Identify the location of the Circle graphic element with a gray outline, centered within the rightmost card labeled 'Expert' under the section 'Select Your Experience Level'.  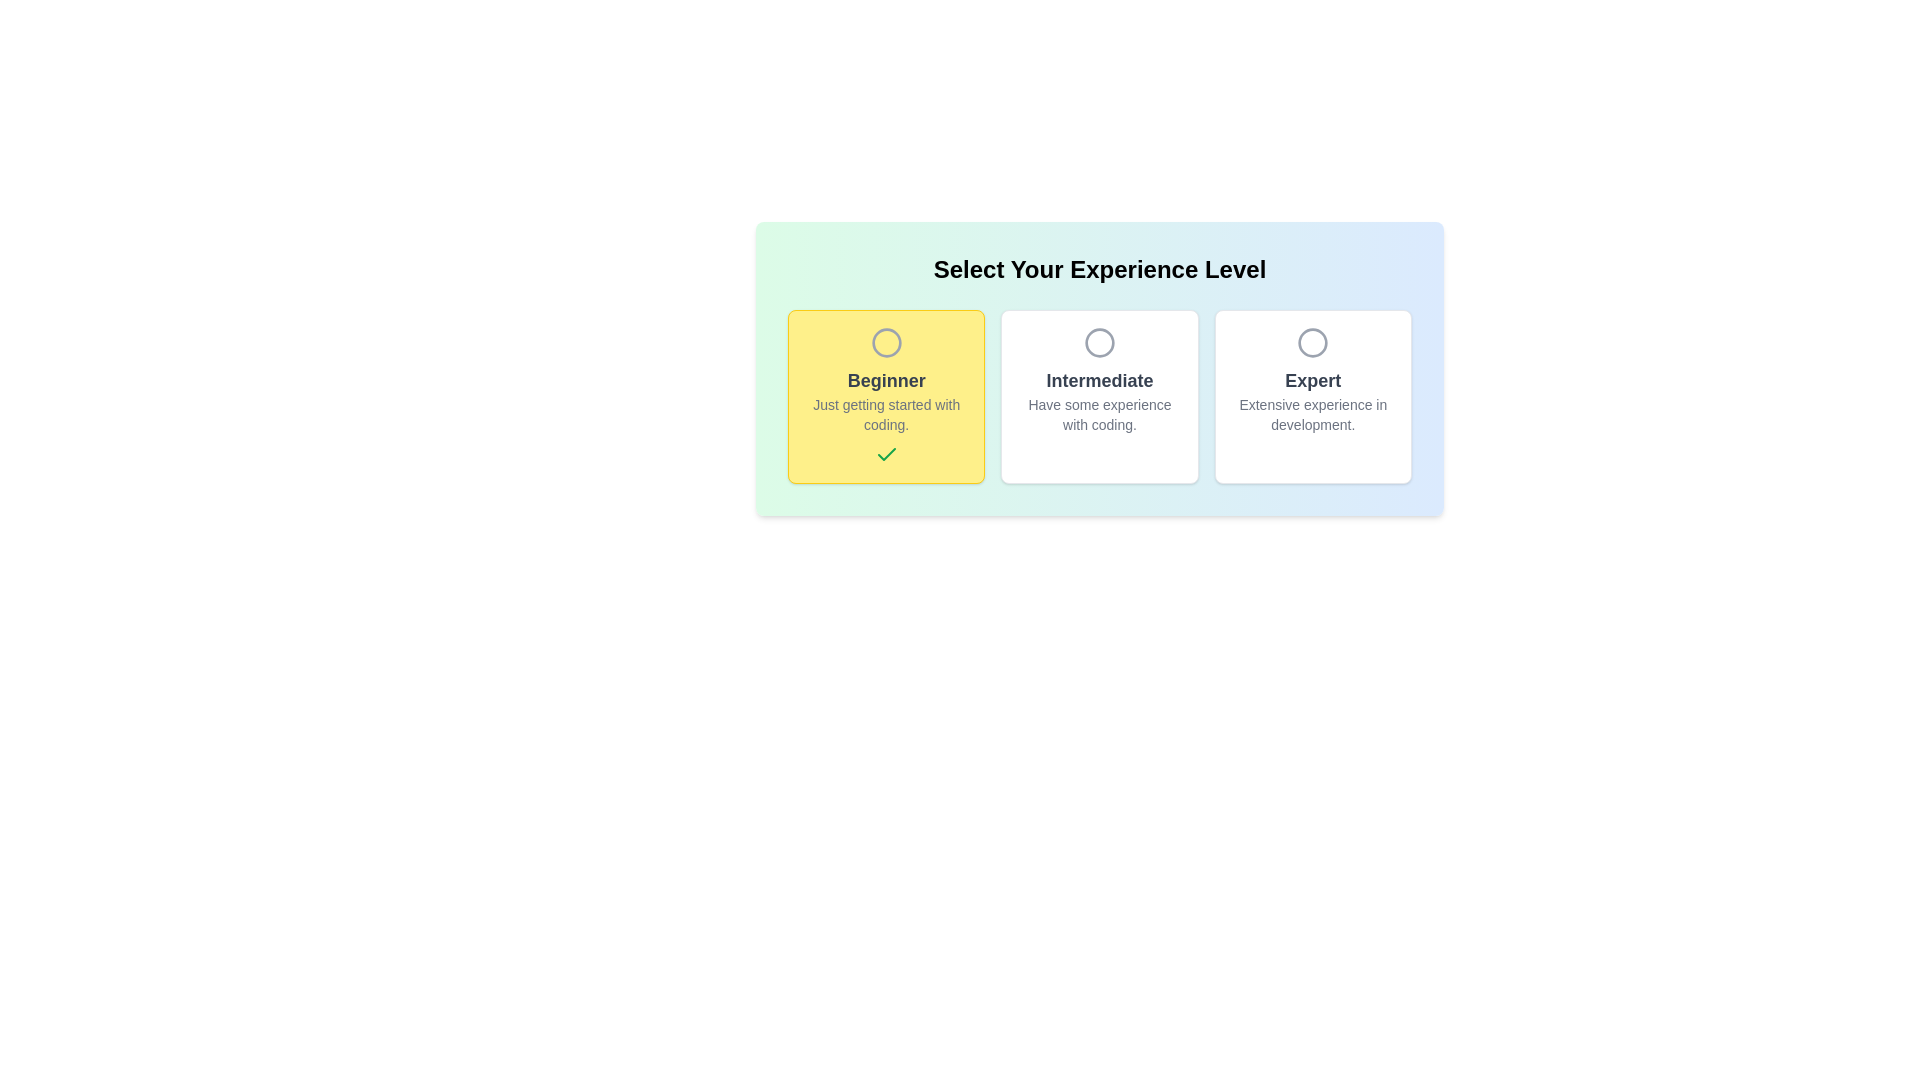
(1313, 342).